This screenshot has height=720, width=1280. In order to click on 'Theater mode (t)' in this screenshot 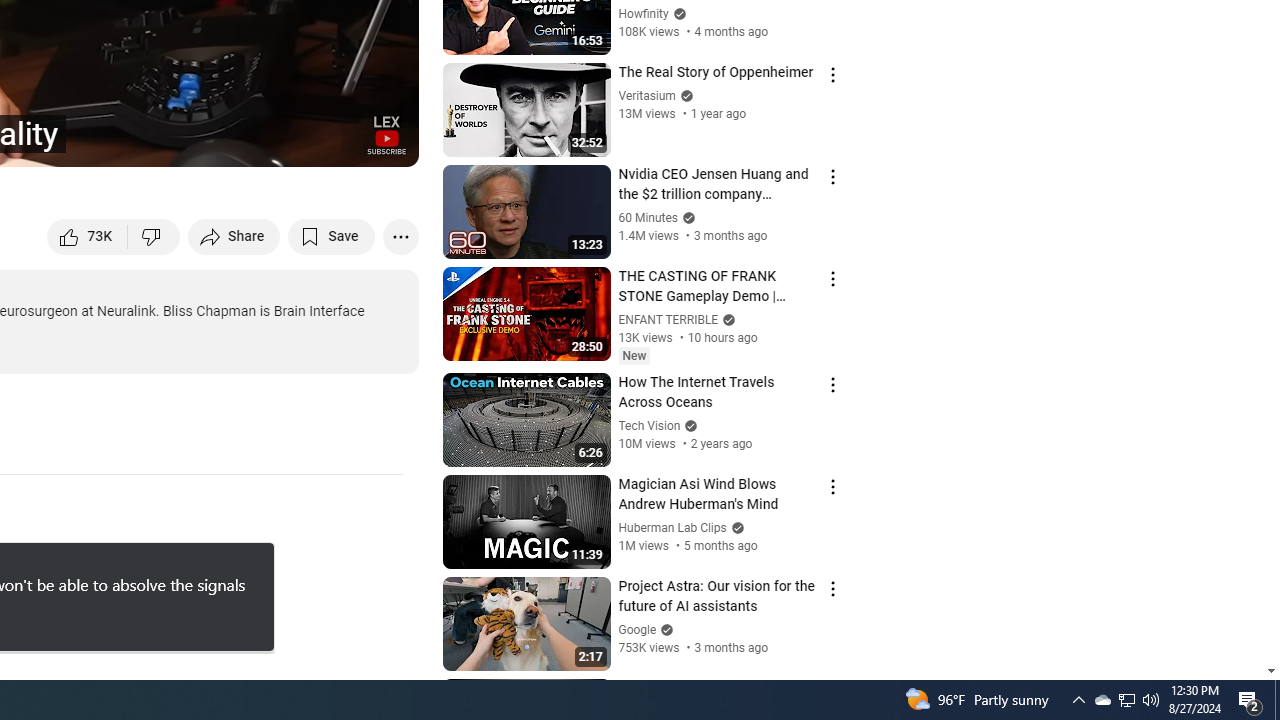, I will do `click(334, 141)`.